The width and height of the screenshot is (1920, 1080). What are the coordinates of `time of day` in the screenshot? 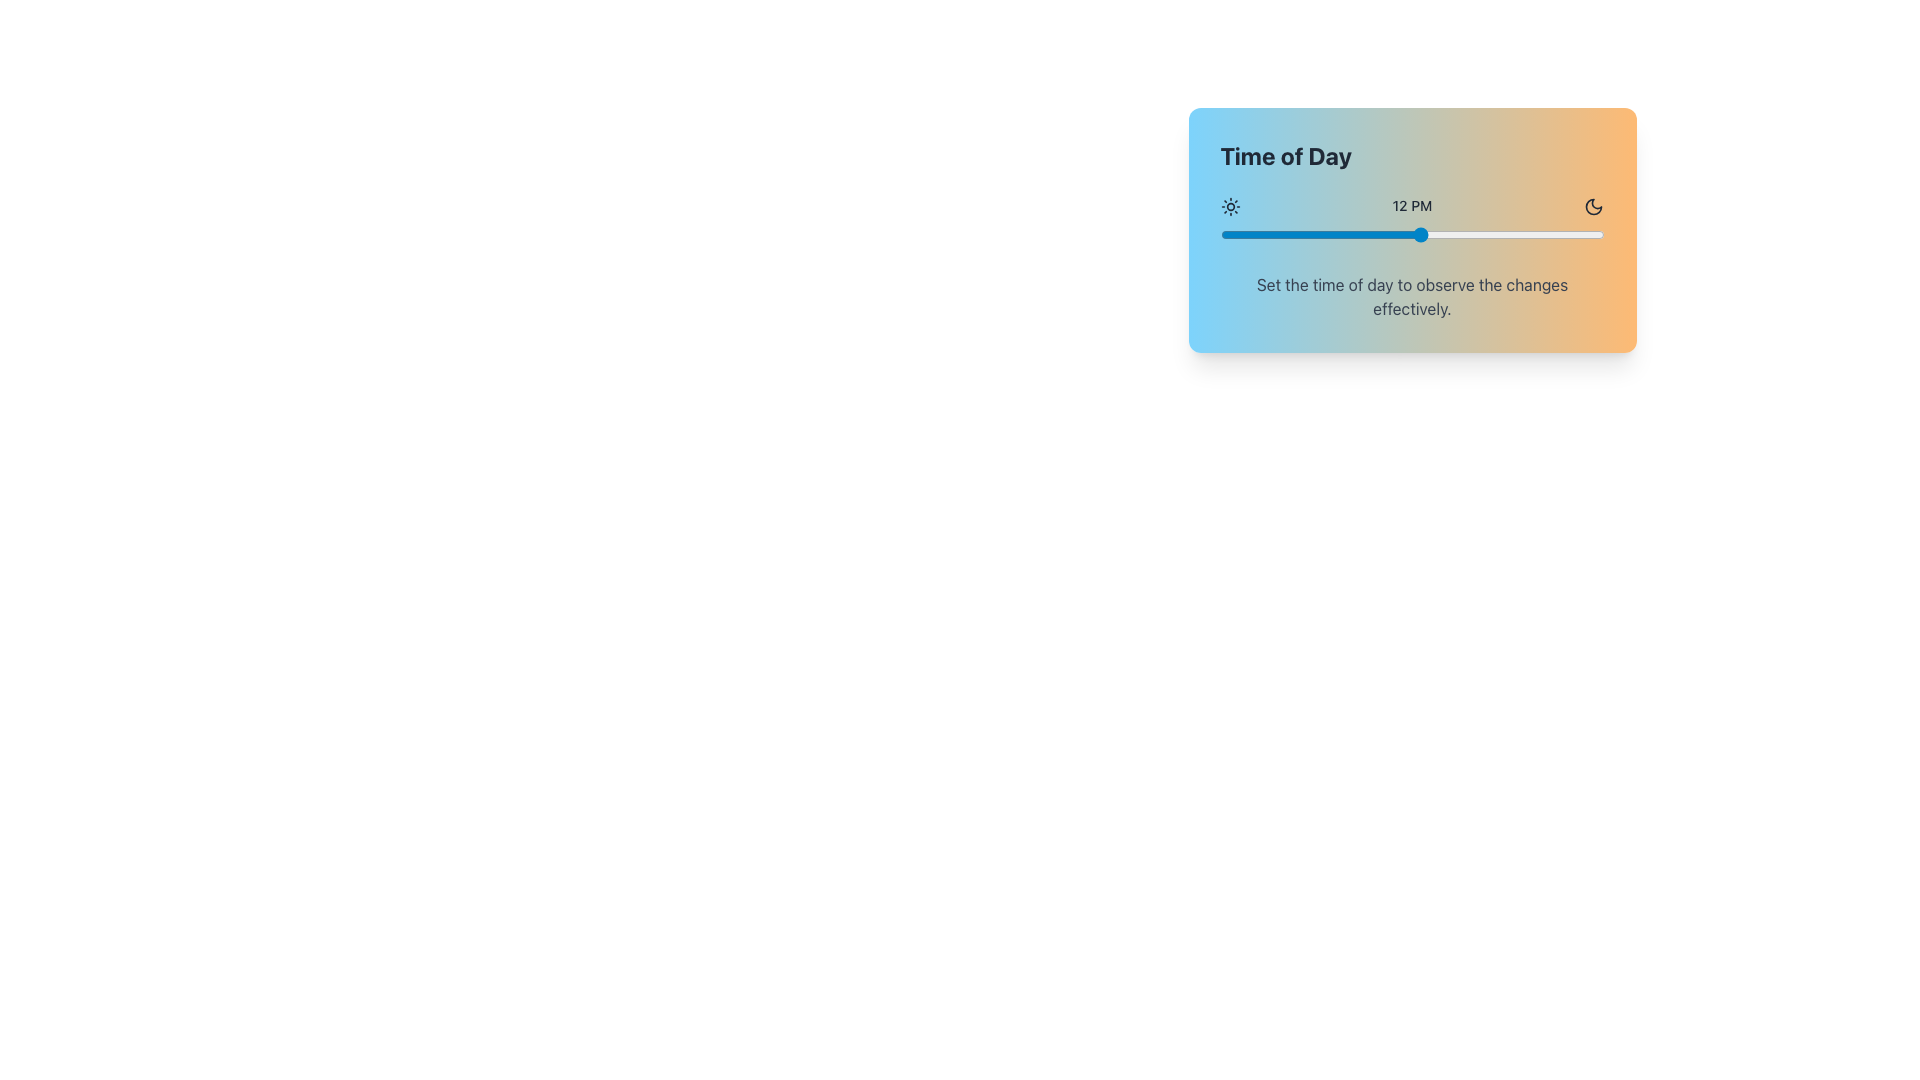 It's located at (1236, 234).